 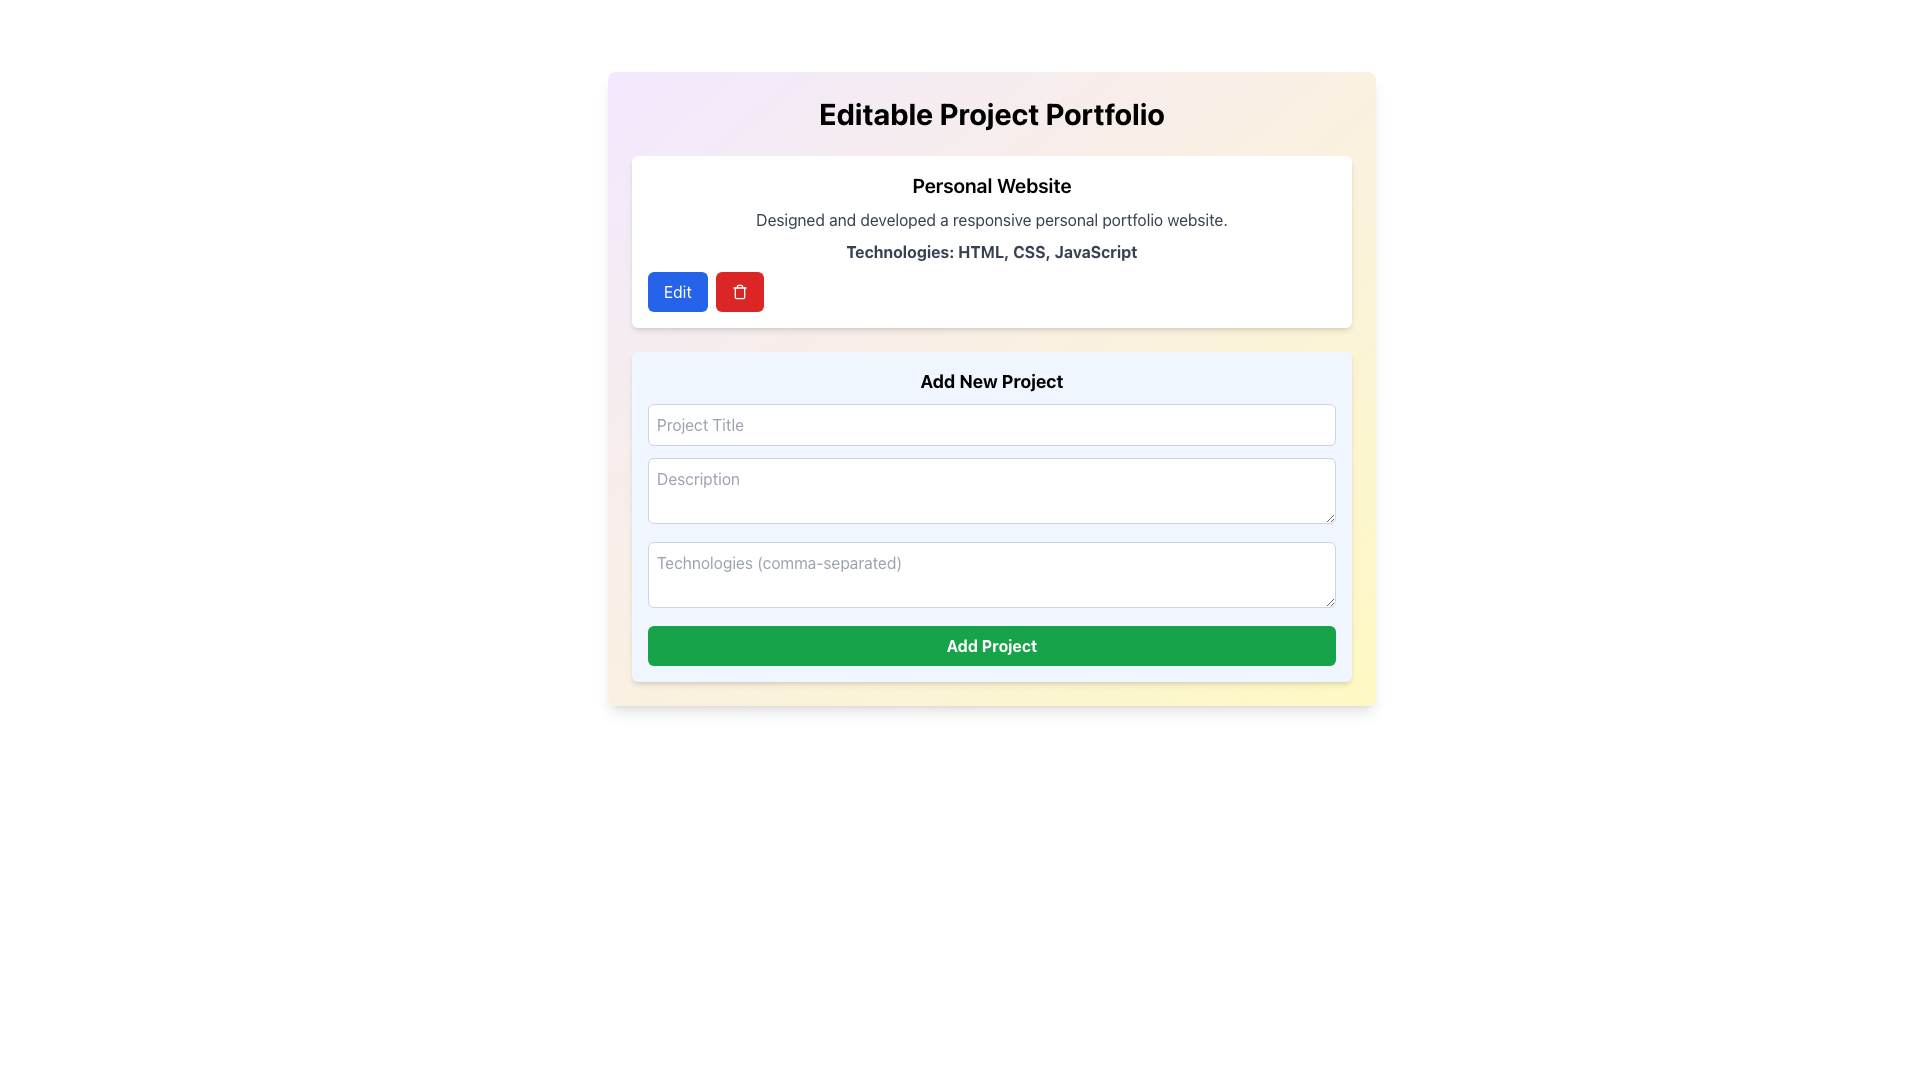 What do you see at coordinates (992, 219) in the screenshot?
I see `the static text label that reads 'Designed and developed a responsive personal portfolio website.', which is centered within the card below the title 'Personal Website'` at bounding box center [992, 219].